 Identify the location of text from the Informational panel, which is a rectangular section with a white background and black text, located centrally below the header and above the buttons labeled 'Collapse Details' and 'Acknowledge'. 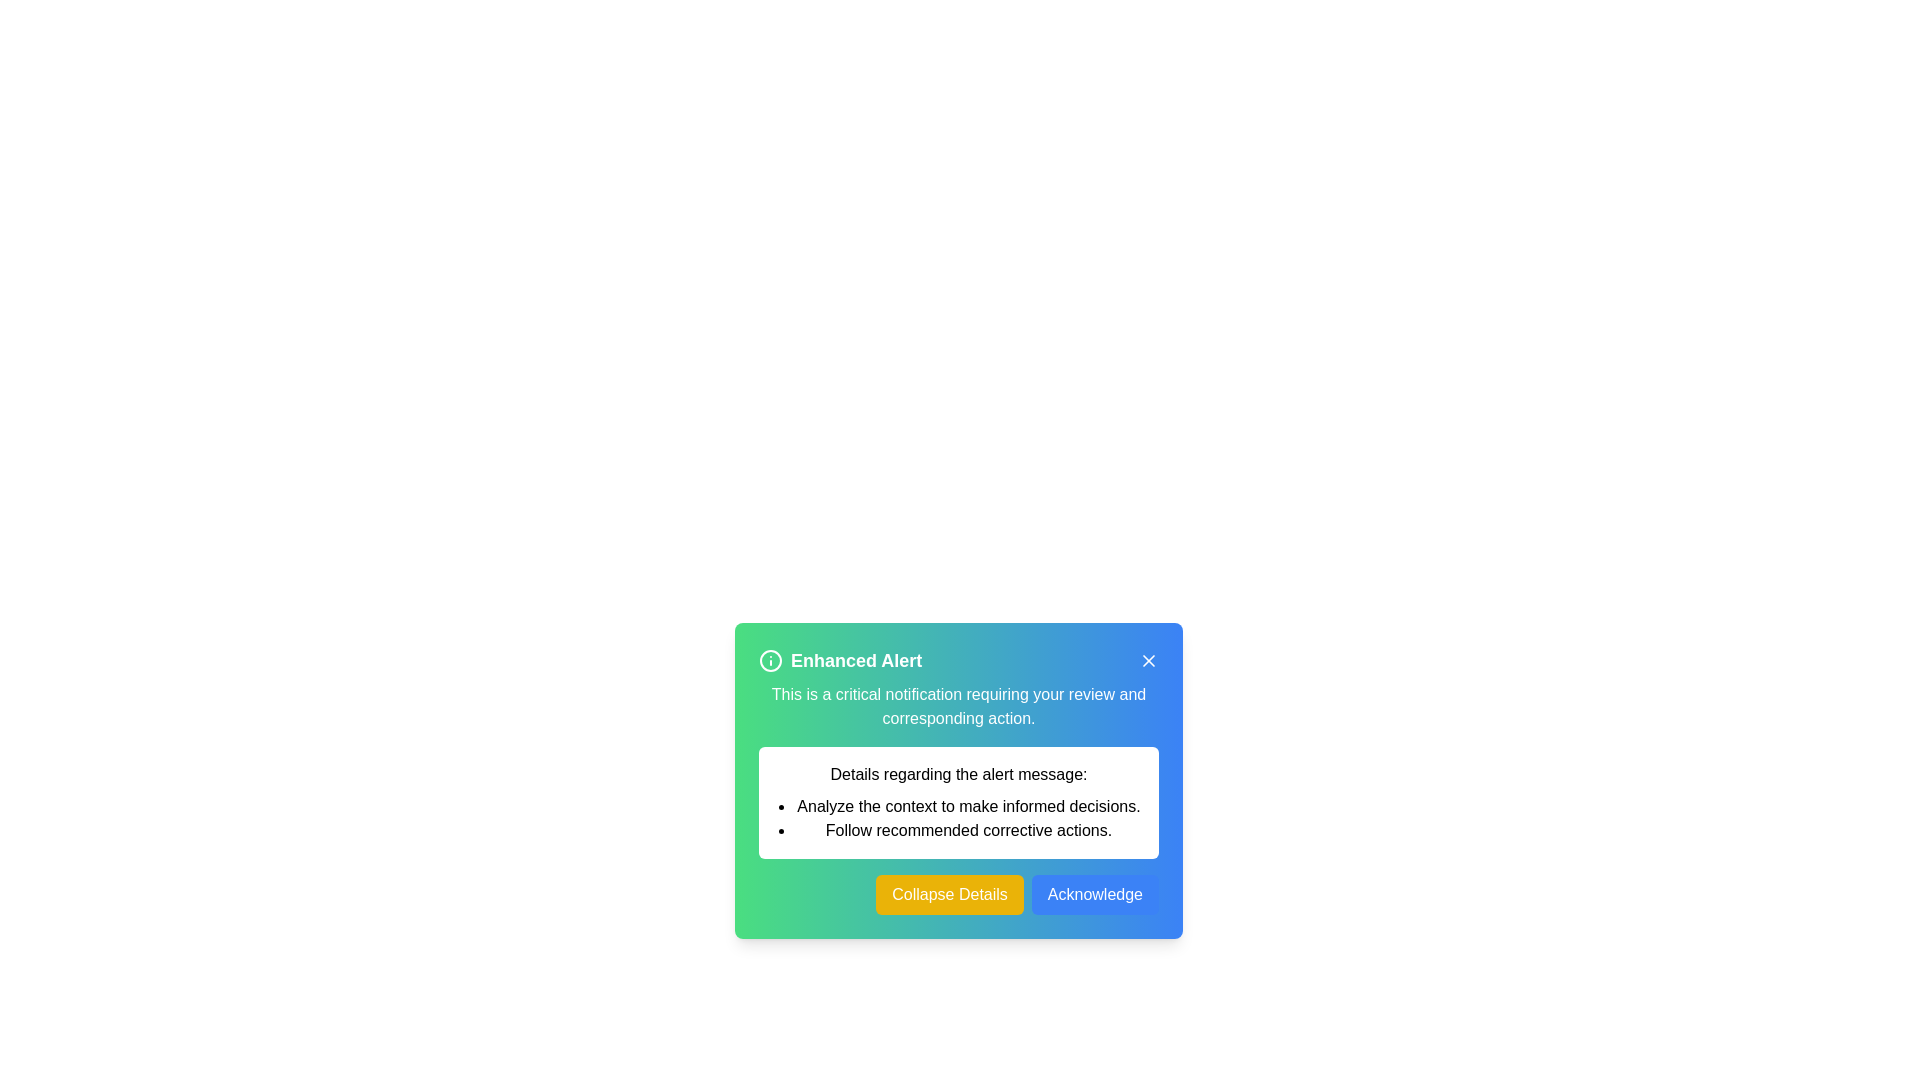
(958, 801).